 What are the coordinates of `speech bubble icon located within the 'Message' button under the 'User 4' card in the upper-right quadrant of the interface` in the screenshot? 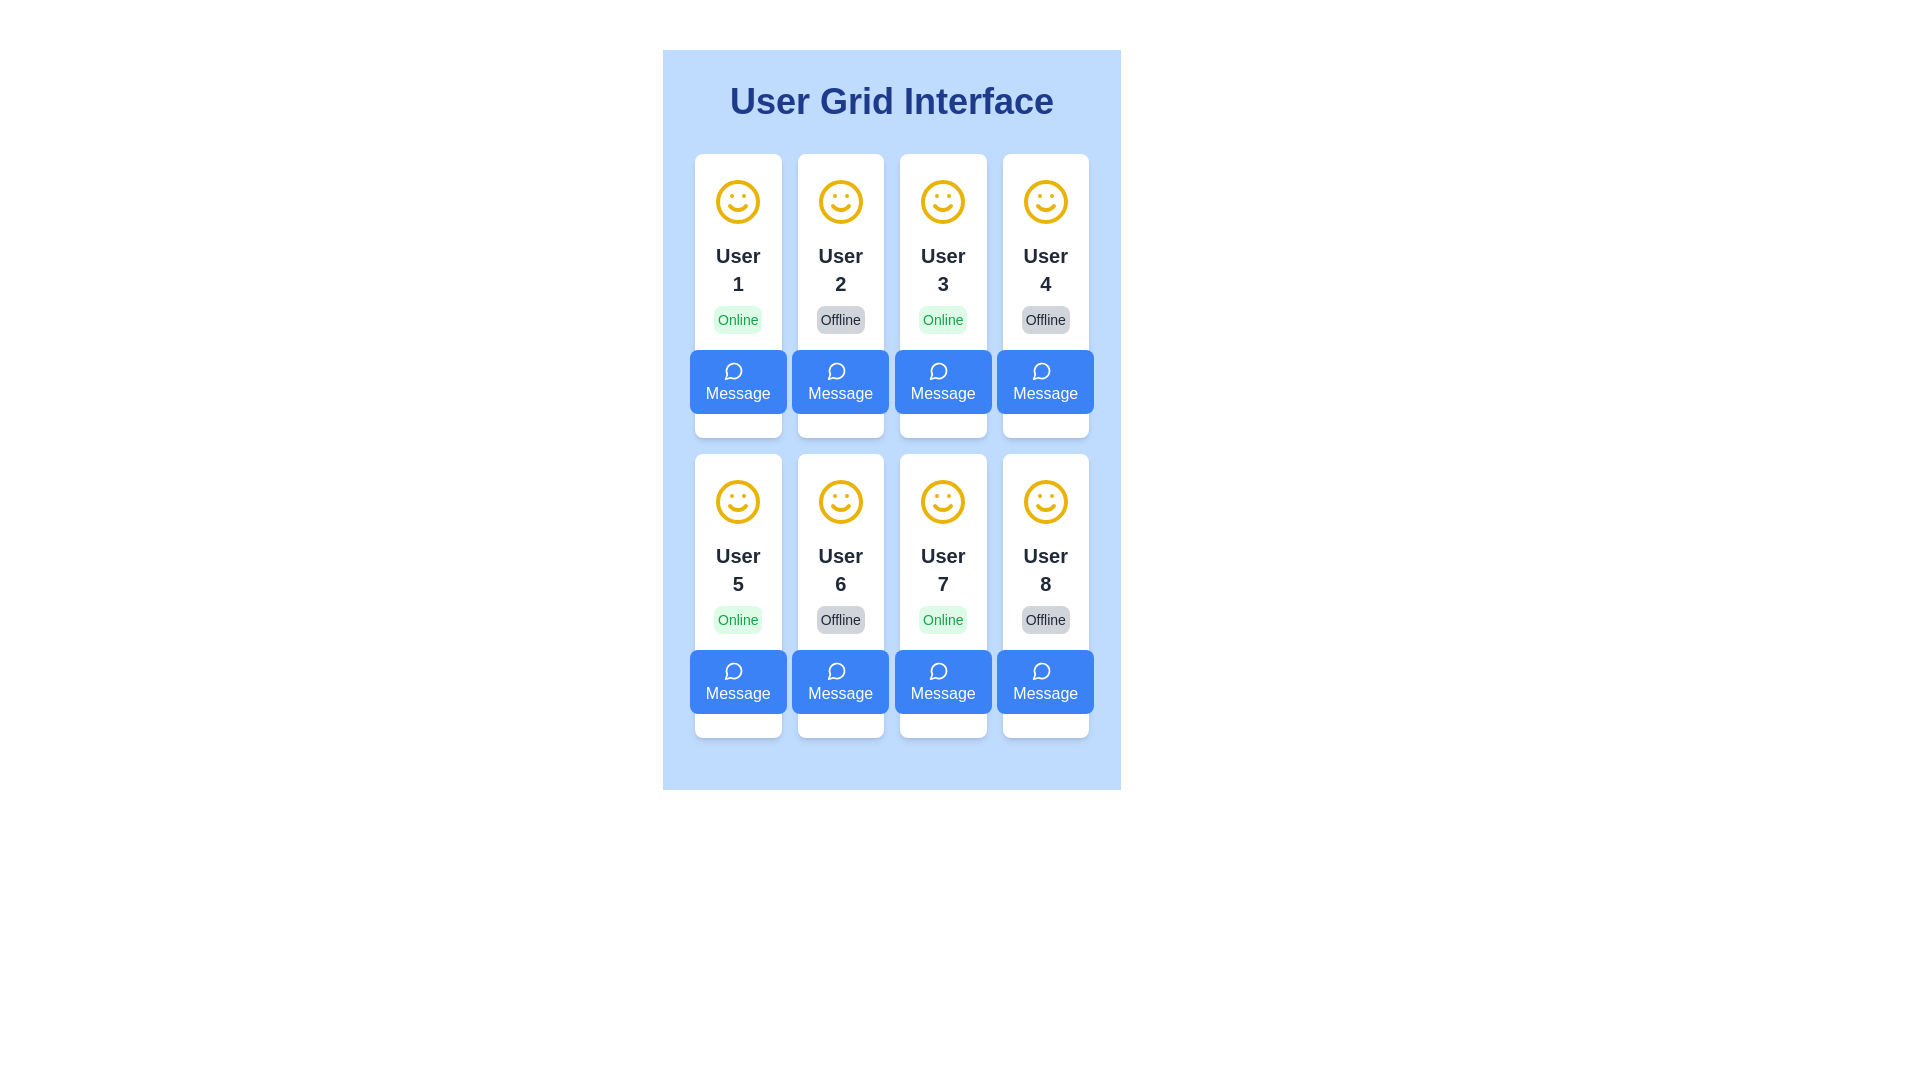 It's located at (1040, 371).